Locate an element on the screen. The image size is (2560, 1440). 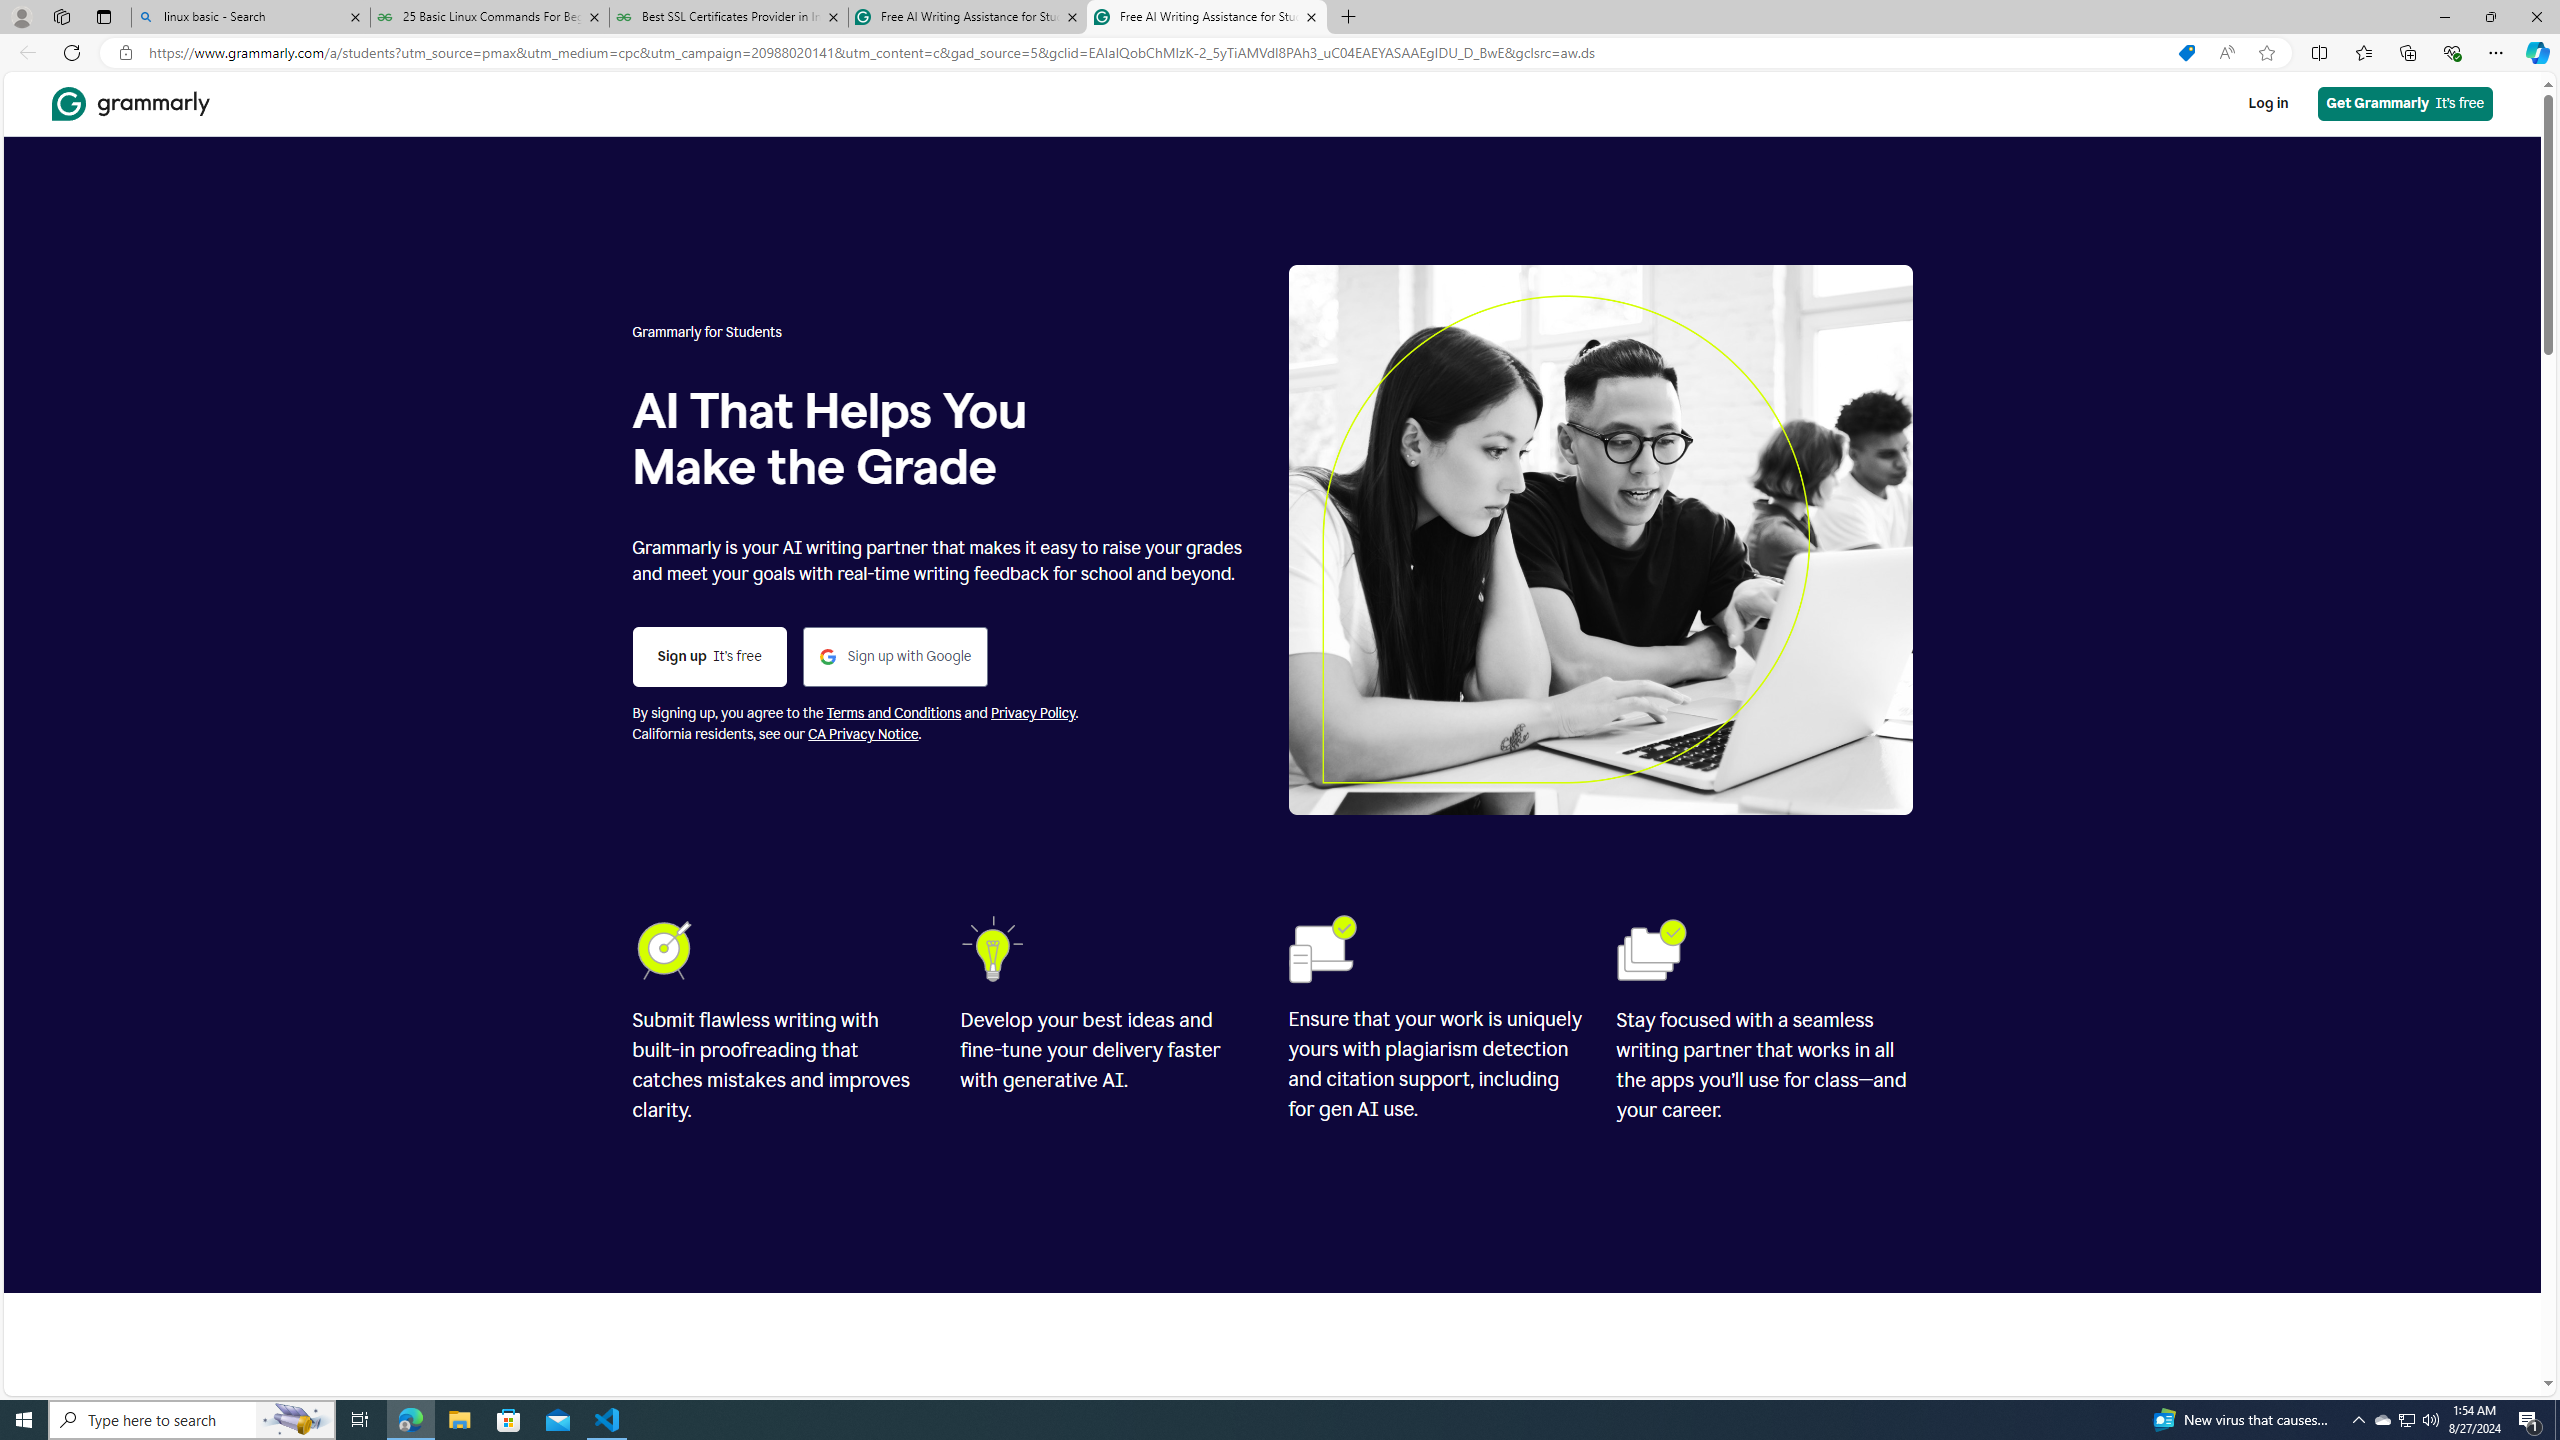
'Folders' is located at coordinates (1650, 949).